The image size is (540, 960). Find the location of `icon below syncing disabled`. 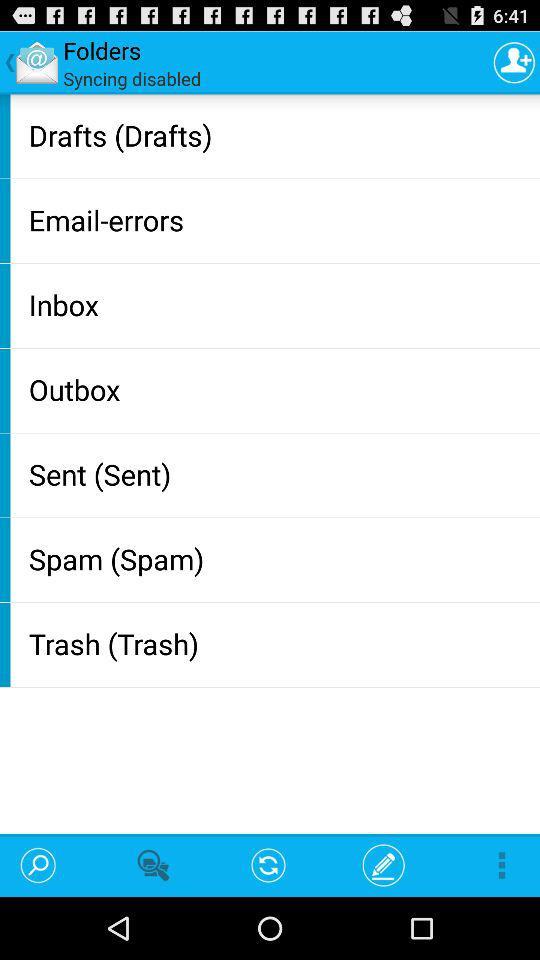

icon below syncing disabled is located at coordinates (279, 134).